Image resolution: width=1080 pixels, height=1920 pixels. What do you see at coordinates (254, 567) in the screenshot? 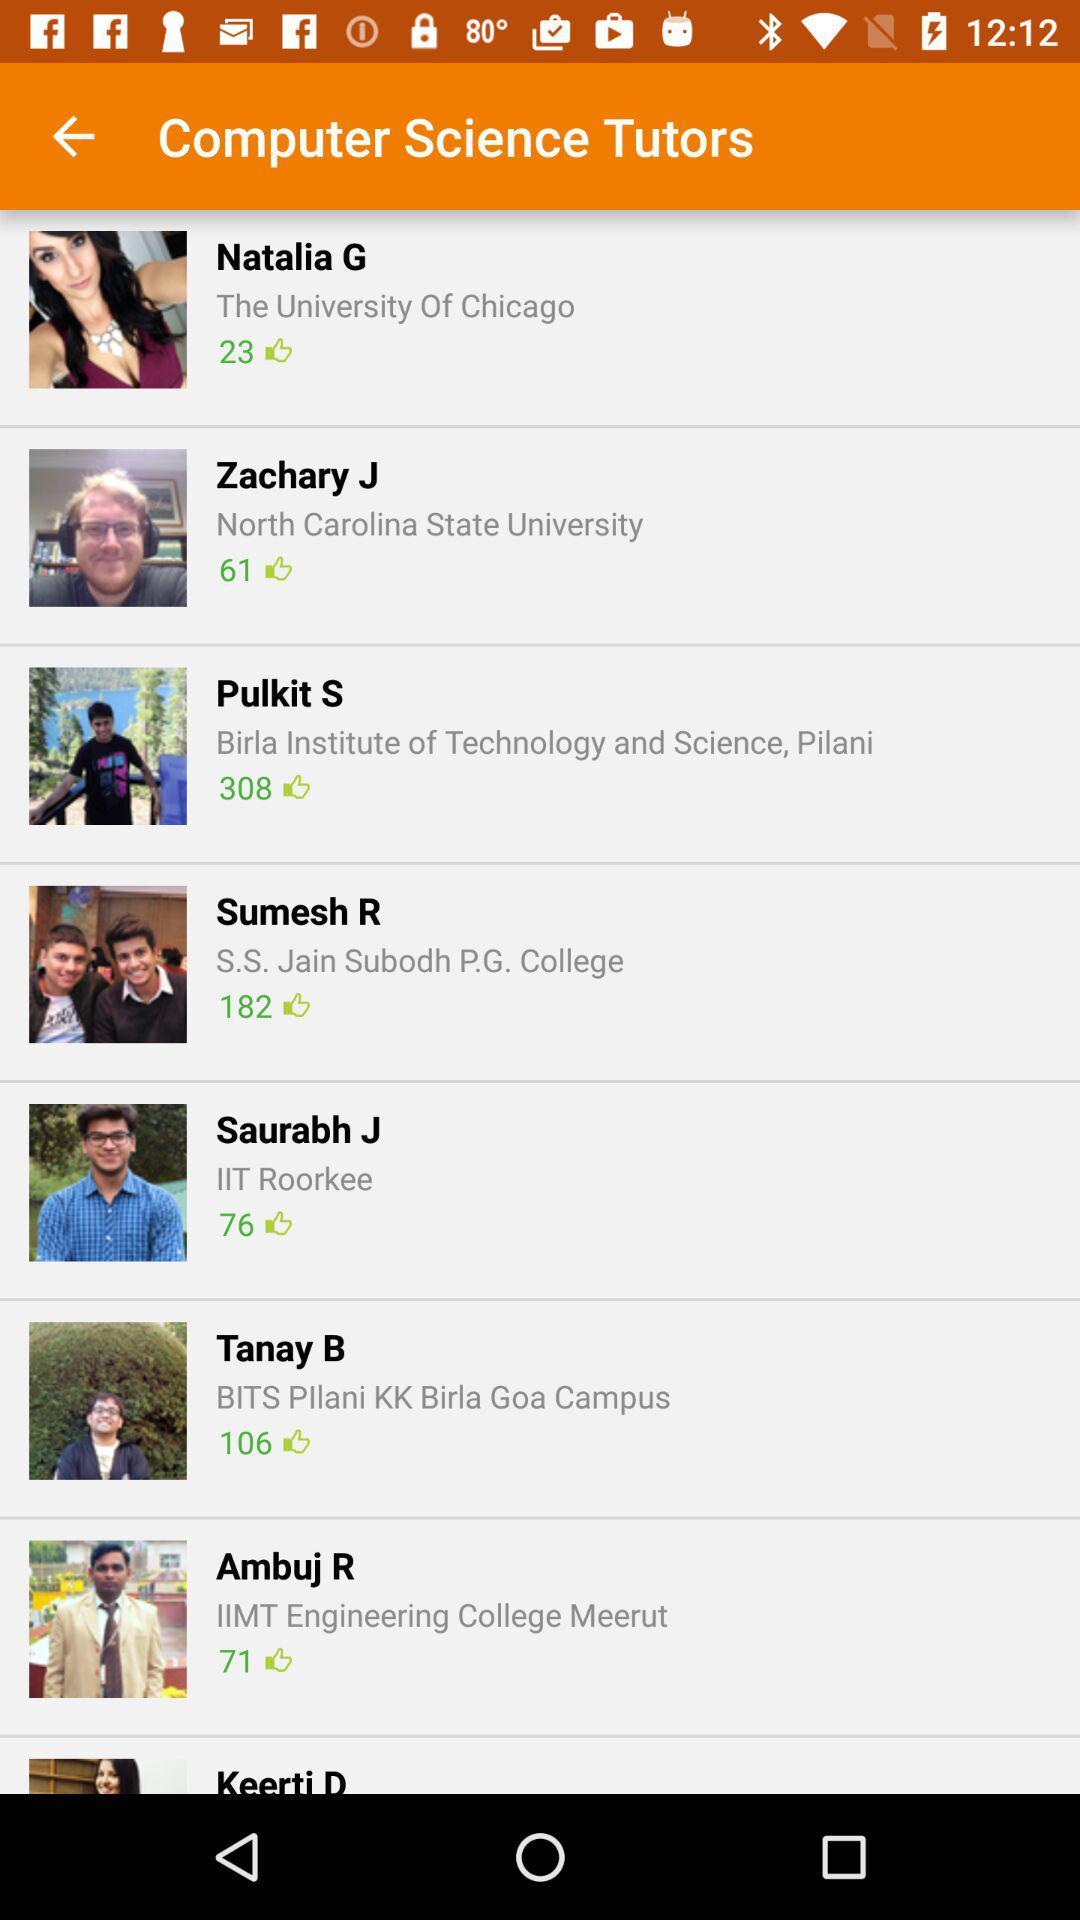
I see `the item below north carolina state icon` at bounding box center [254, 567].